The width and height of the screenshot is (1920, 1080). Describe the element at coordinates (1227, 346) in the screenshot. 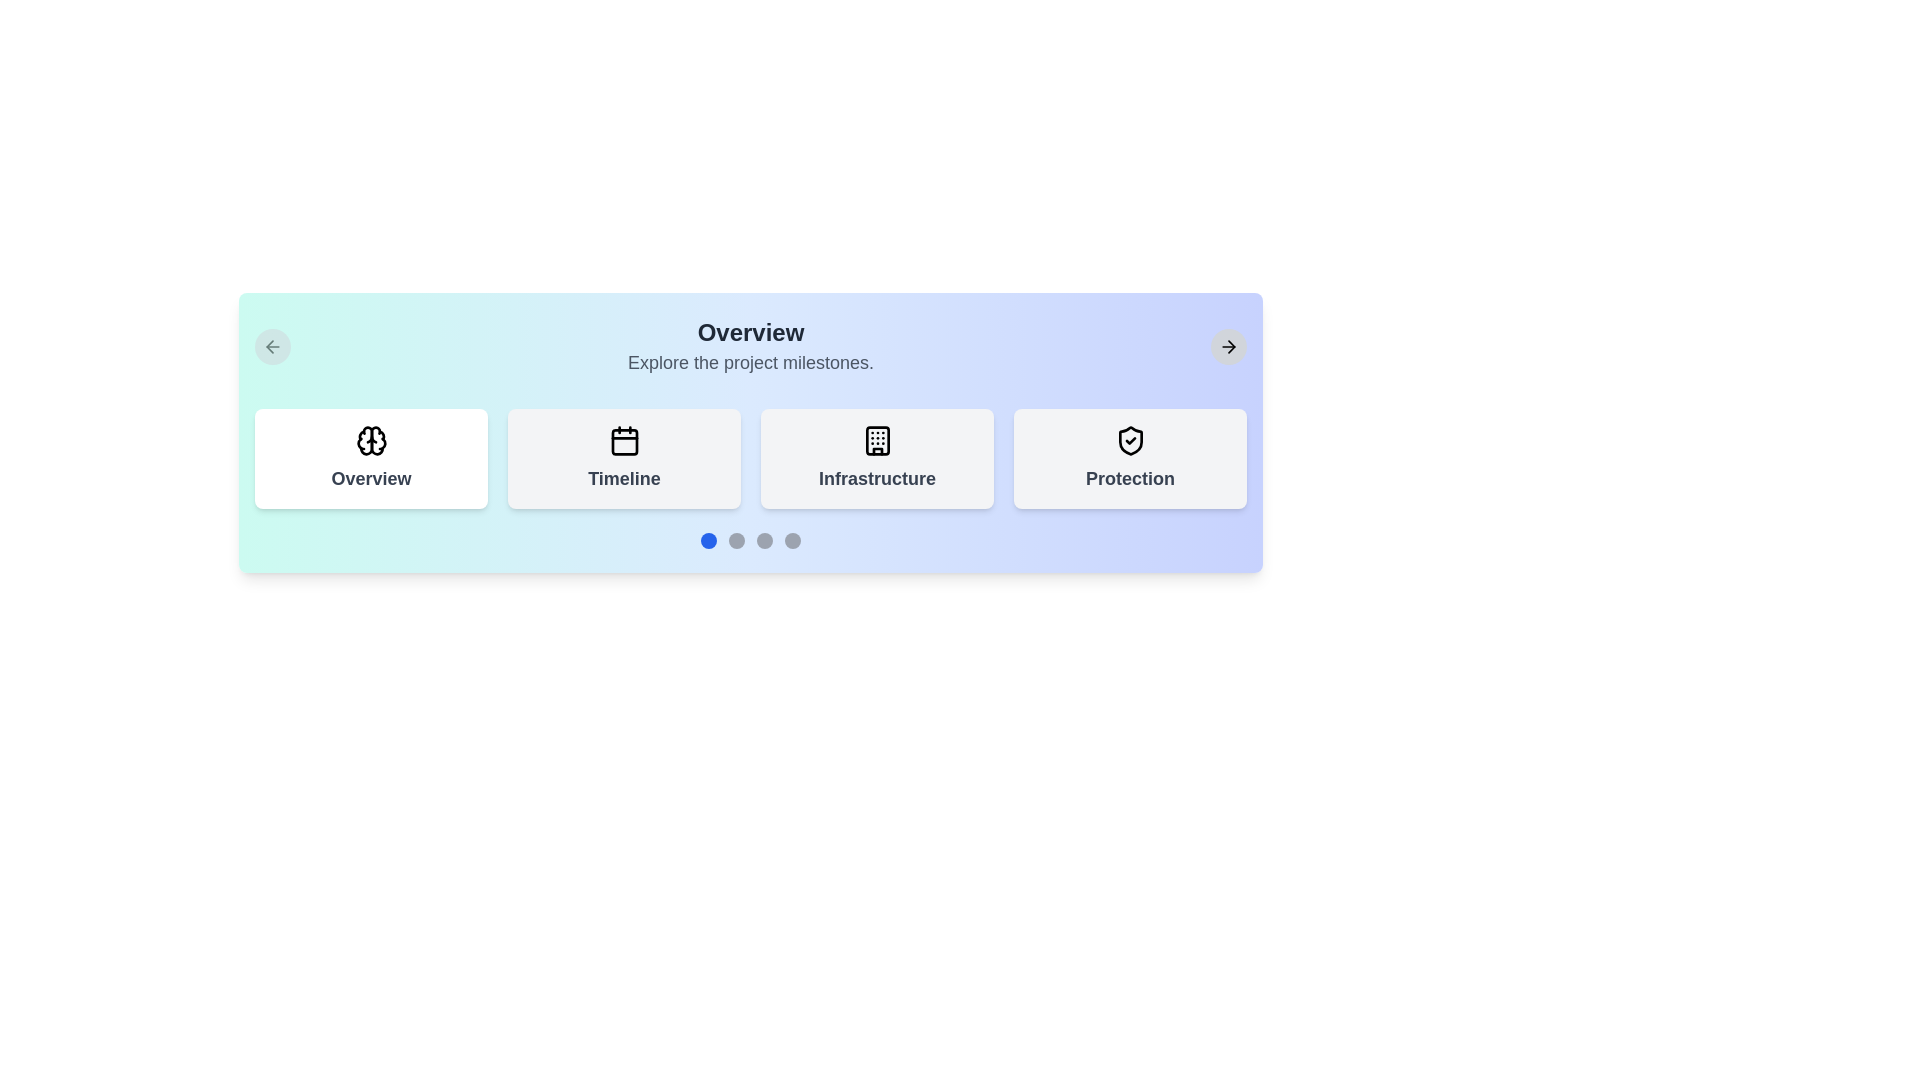

I see `the right-arrow icon within the circular gray button located at the top-right corner of the card layout` at that location.